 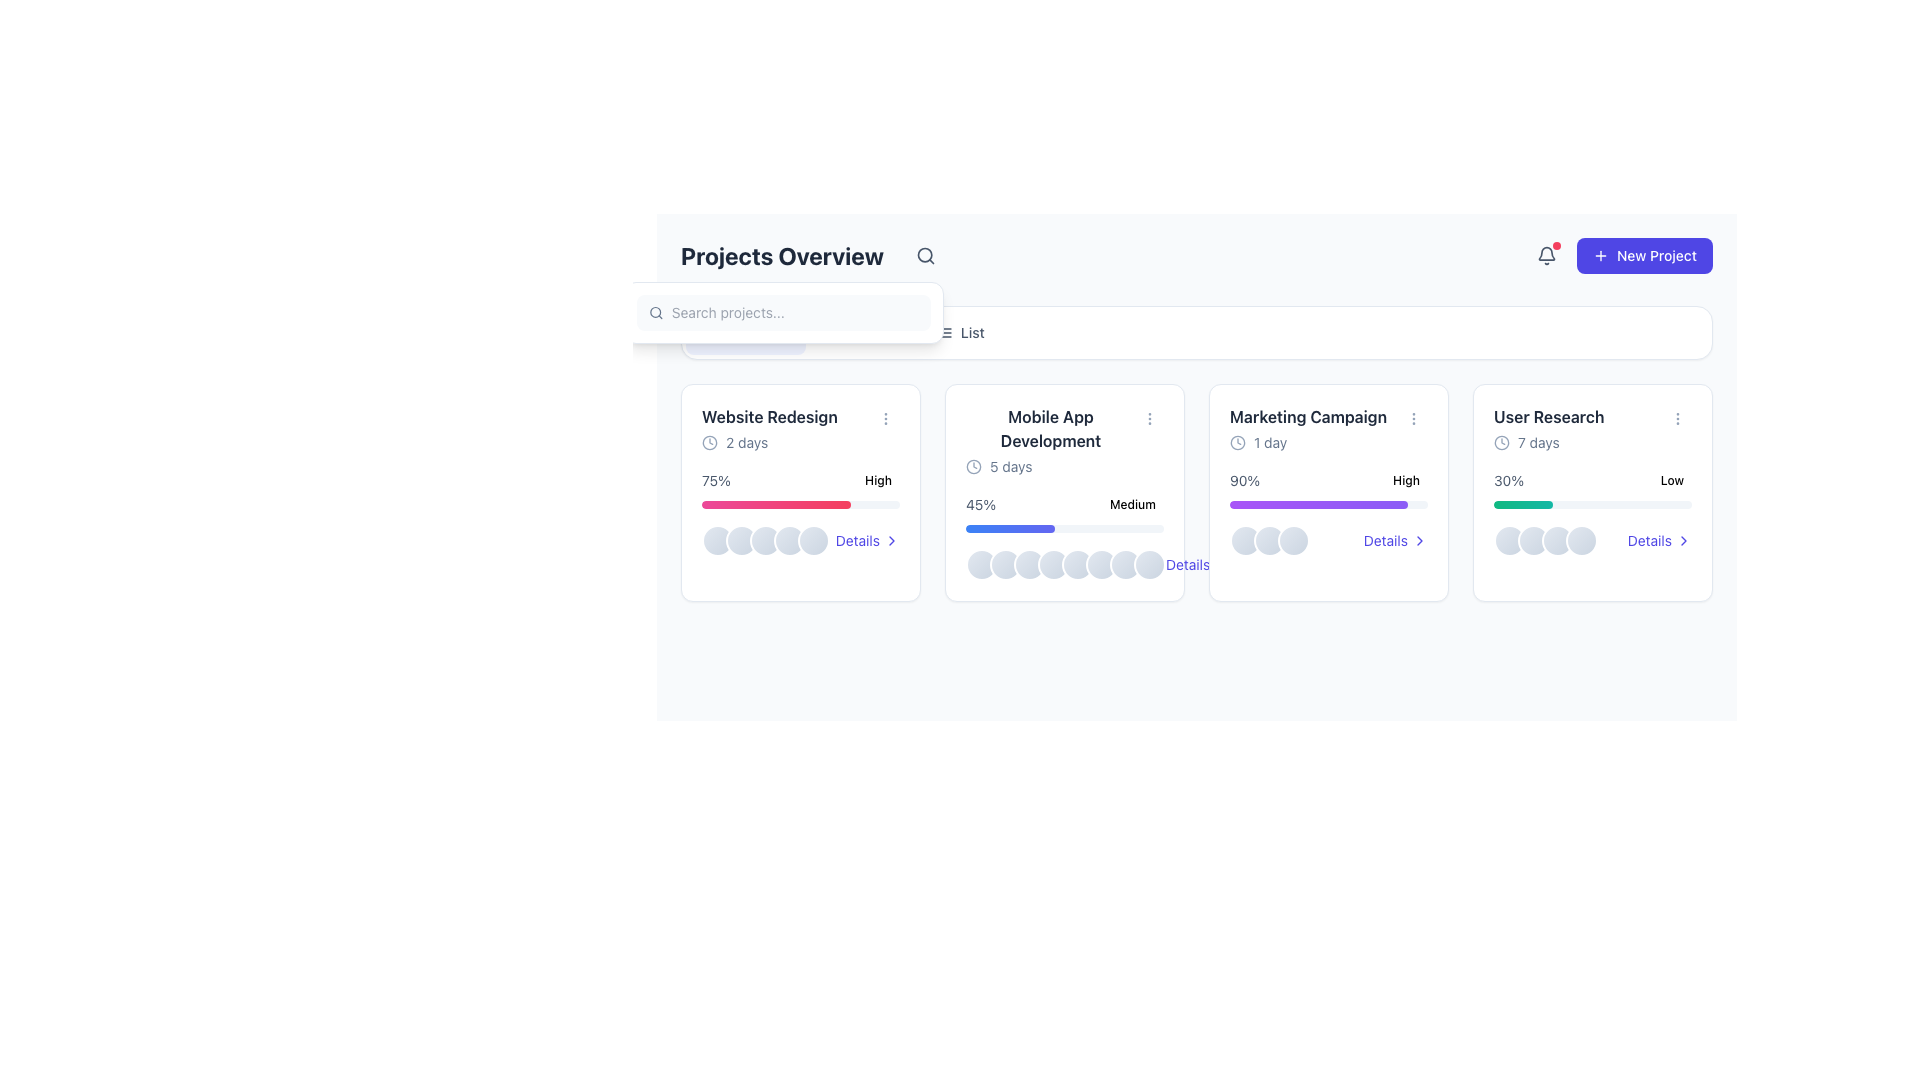 What do you see at coordinates (867, 540) in the screenshot?
I see `the 'Details' hyperlink with an indigo text and chevron icon located within the 'Website Redesign' project card` at bounding box center [867, 540].